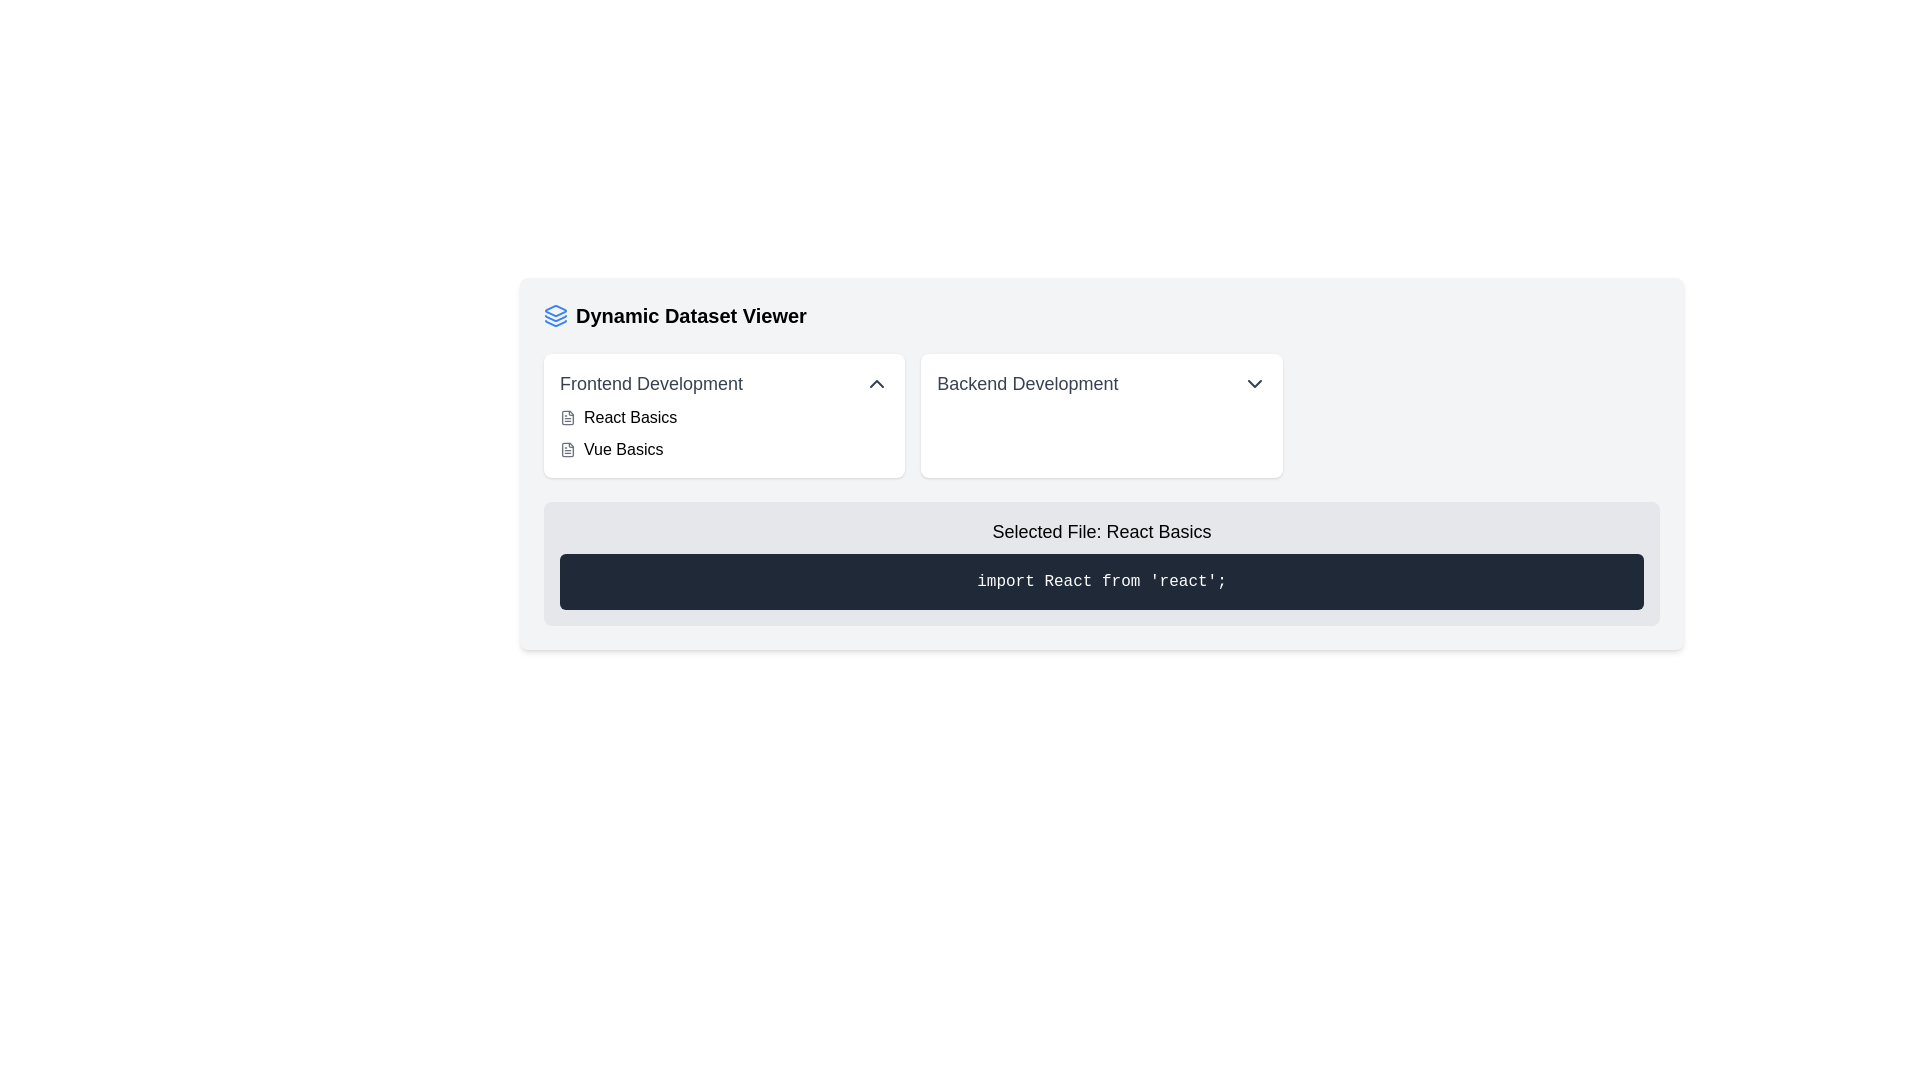 The width and height of the screenshot is (1920, 1080). Describe the element at coordinates (556, 316) in the screenshot. I see `the middle layer of the three-layered SVG icon resembling stacked sheets with curved edges, located on the left side of the header` at that location.